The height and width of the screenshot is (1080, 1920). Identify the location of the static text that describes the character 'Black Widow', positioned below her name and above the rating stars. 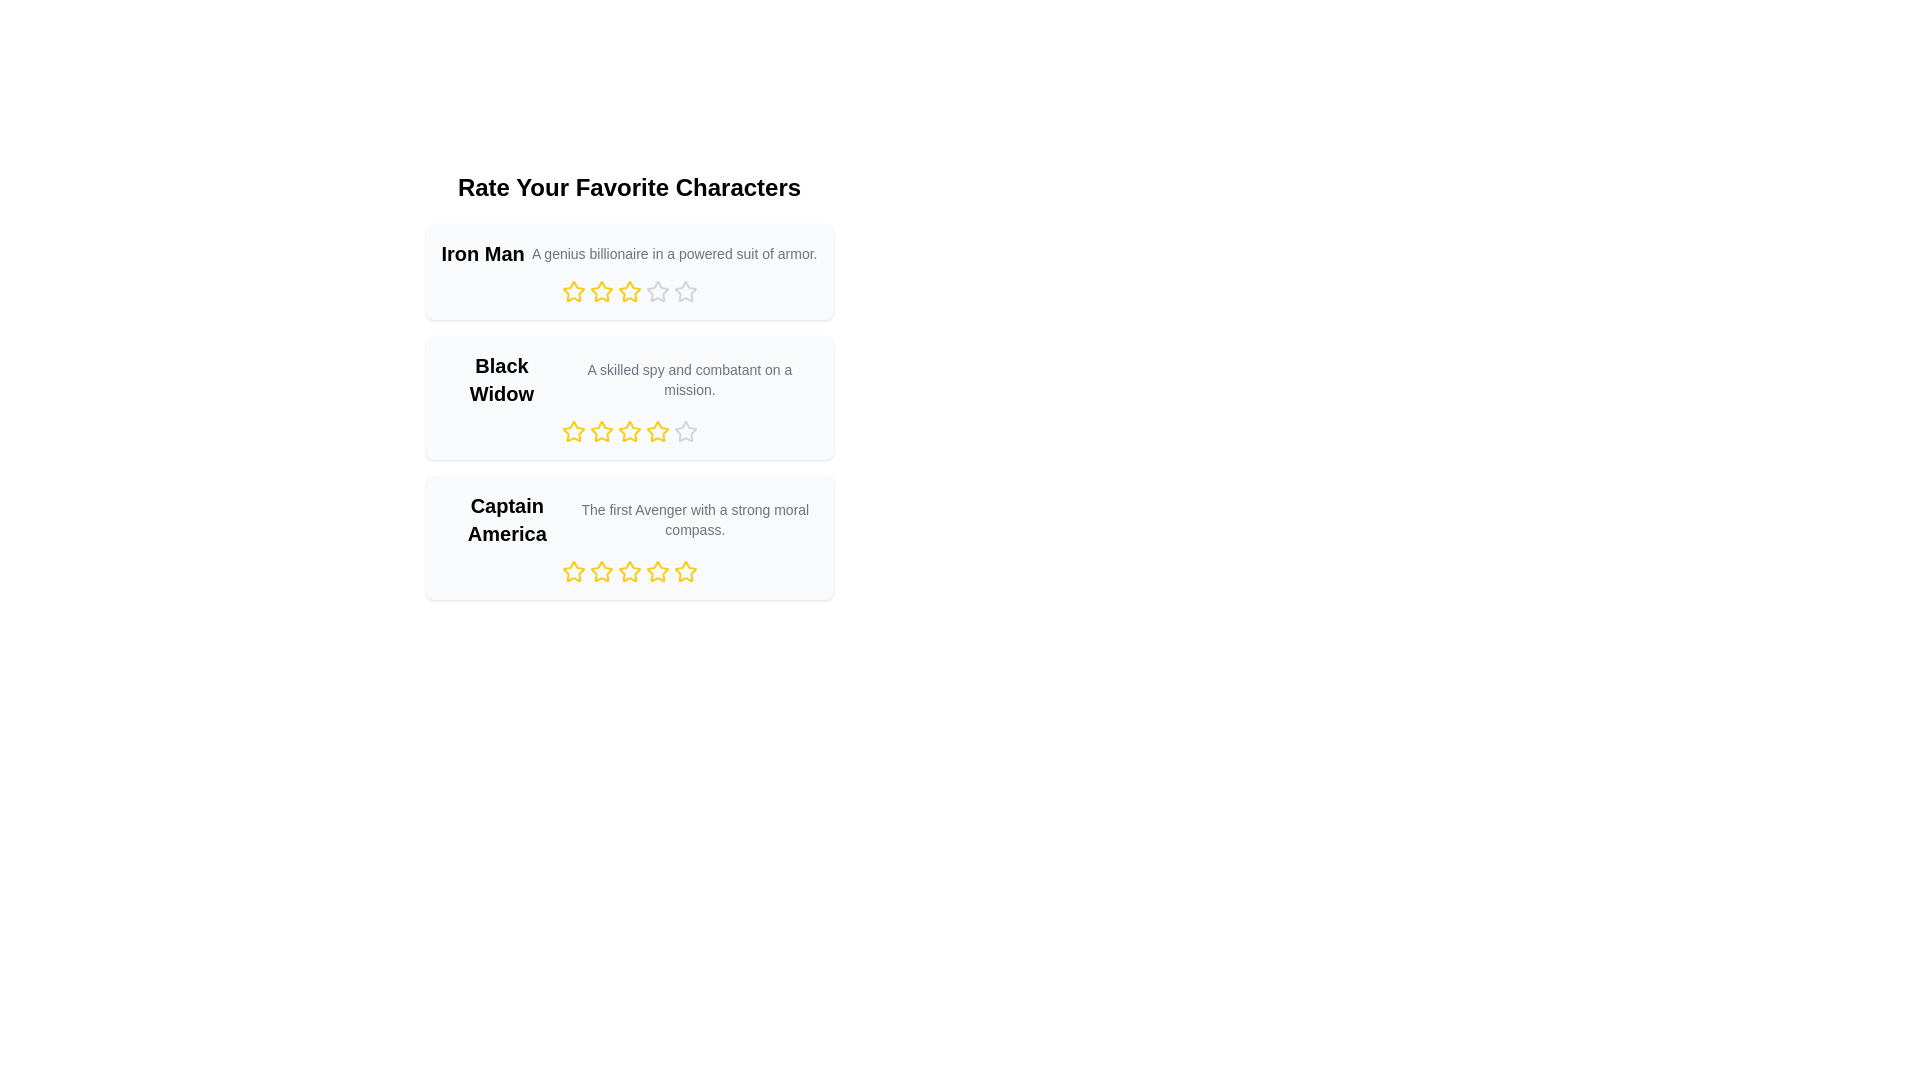
(689, 380).